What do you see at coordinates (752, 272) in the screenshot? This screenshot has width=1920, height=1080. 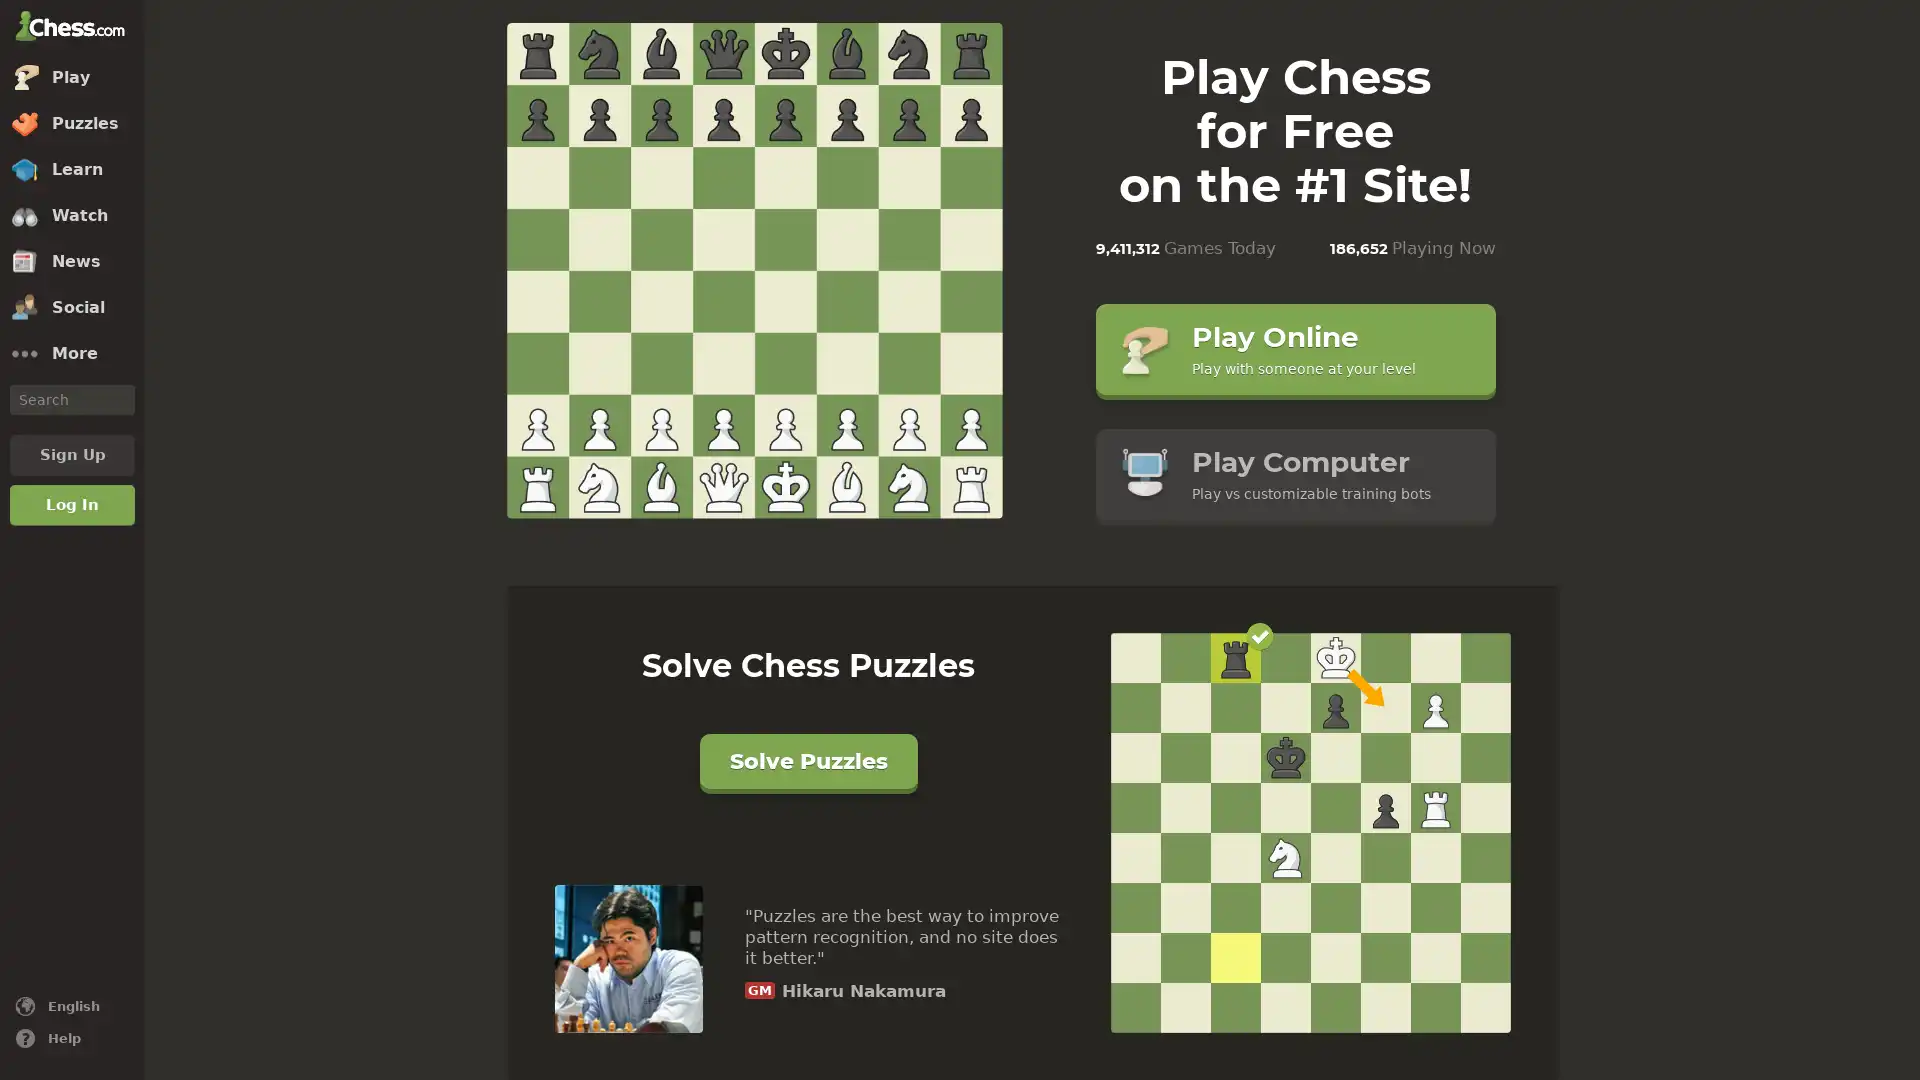 I see `Play Online` at bounding box center [752, 272].